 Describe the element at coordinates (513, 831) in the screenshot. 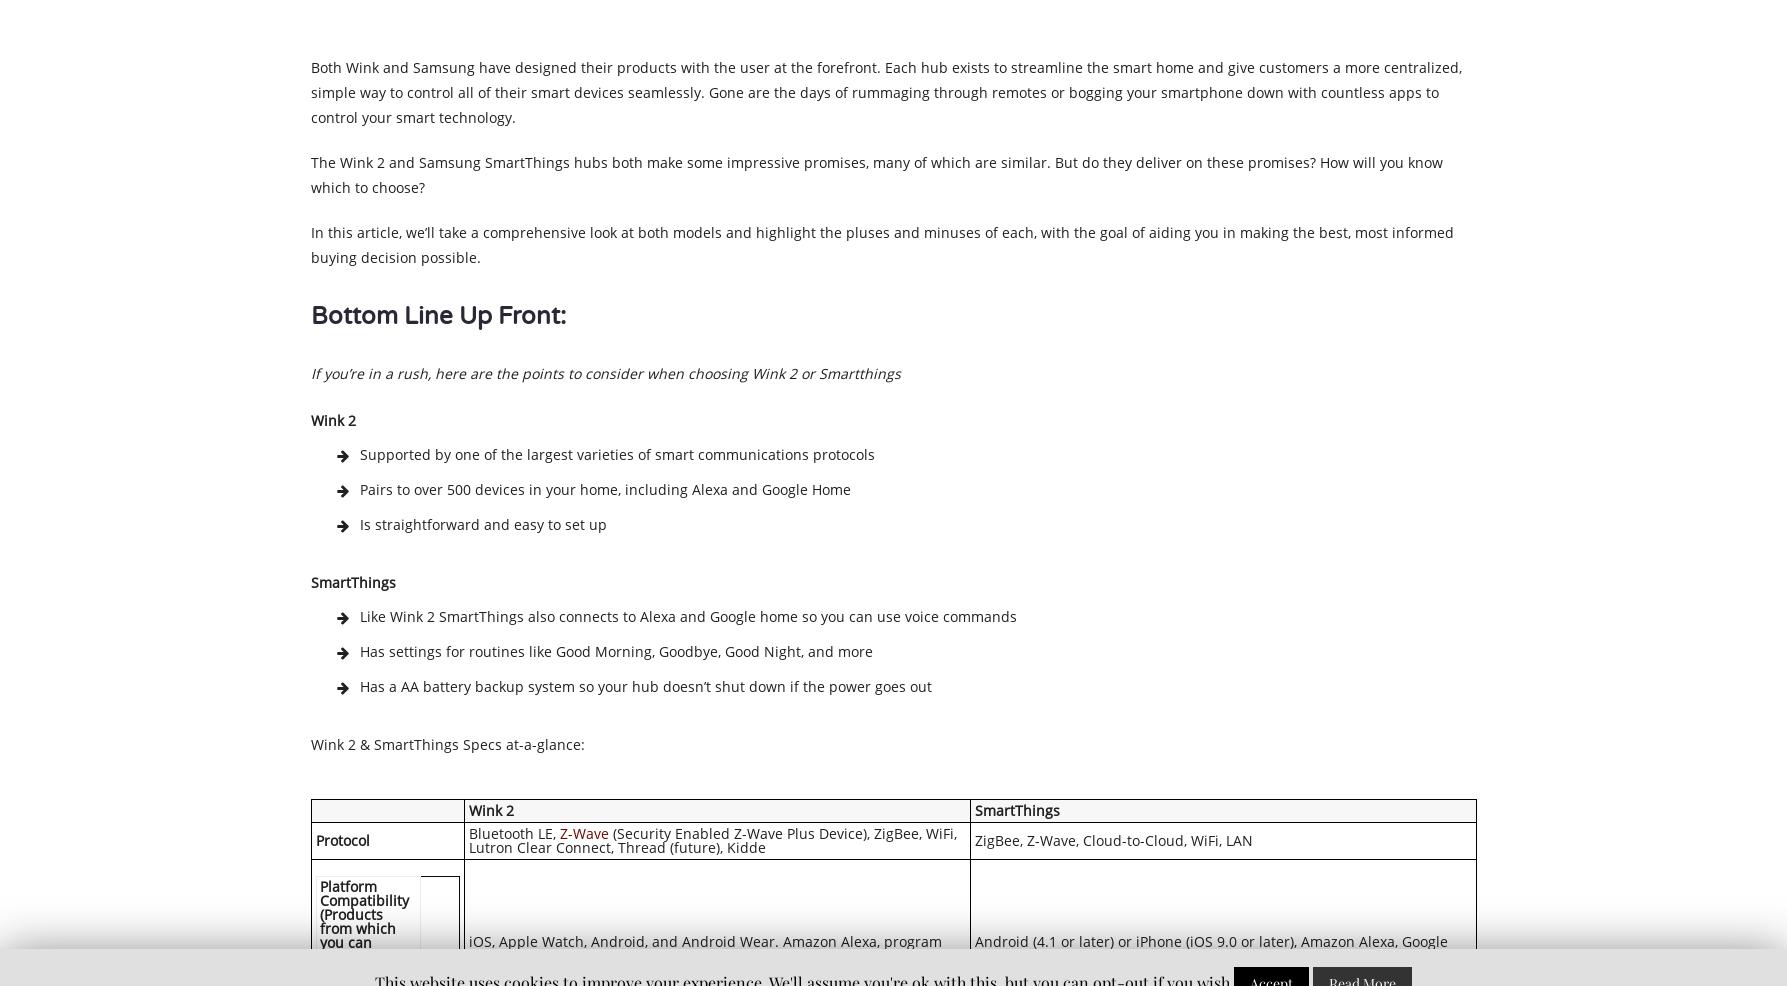

I see `'Bluetooth LE,'` at that location.